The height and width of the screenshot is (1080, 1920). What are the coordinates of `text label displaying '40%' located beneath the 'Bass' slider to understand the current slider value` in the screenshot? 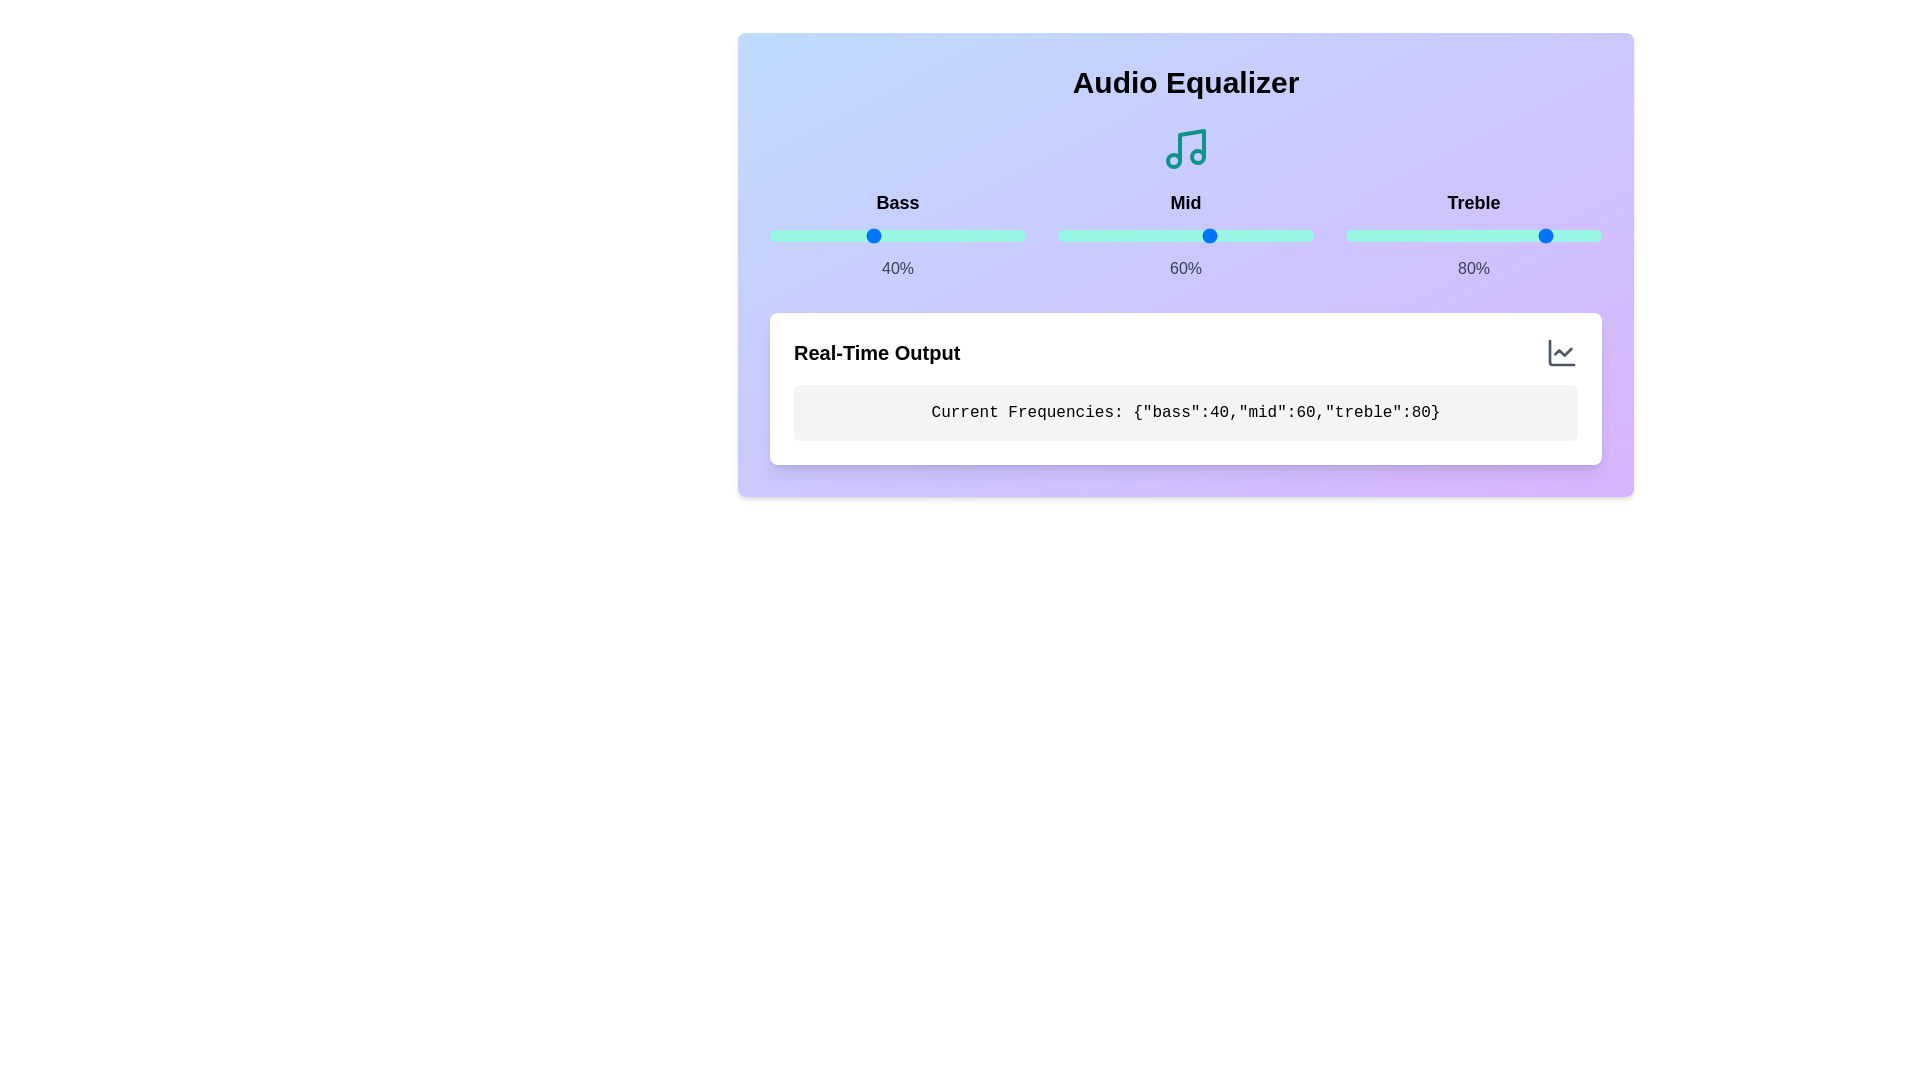 It's located at (896, 268).